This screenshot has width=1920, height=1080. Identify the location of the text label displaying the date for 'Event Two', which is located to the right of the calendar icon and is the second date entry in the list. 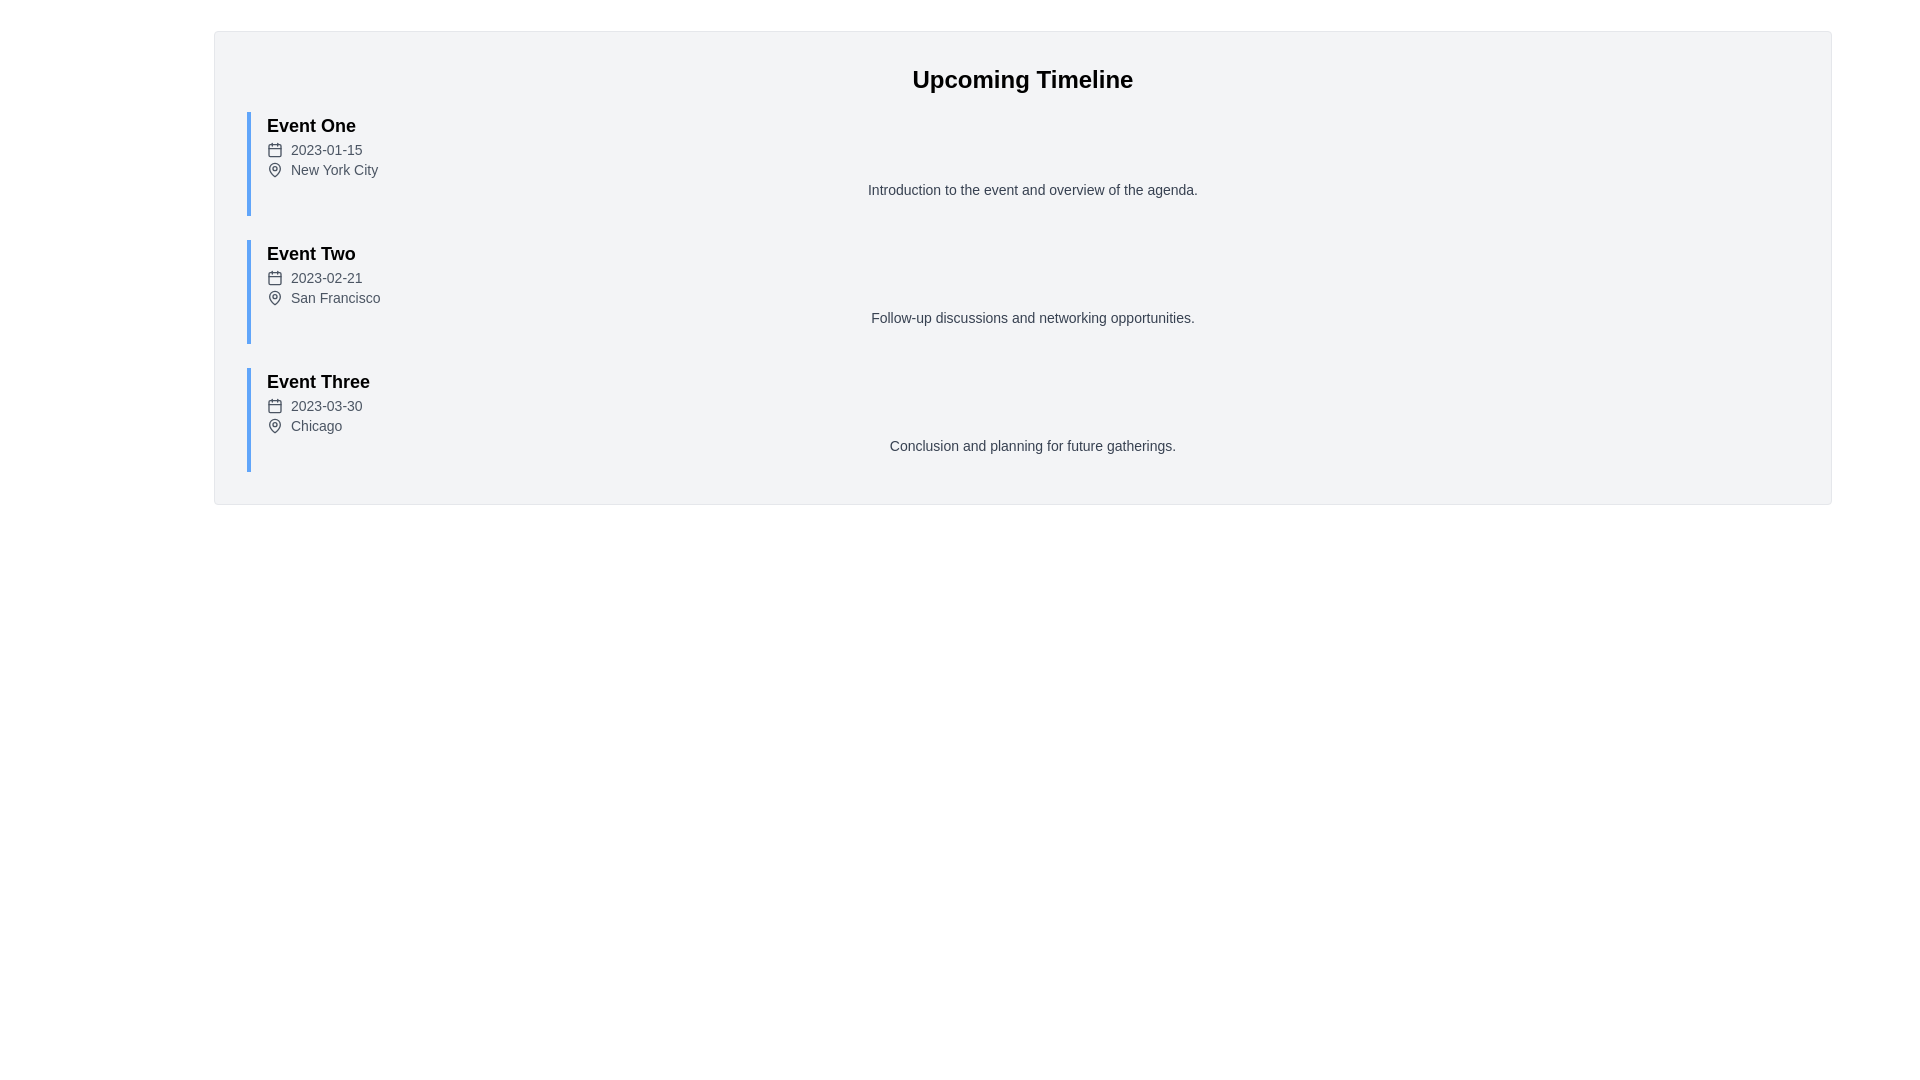
(326, 277).